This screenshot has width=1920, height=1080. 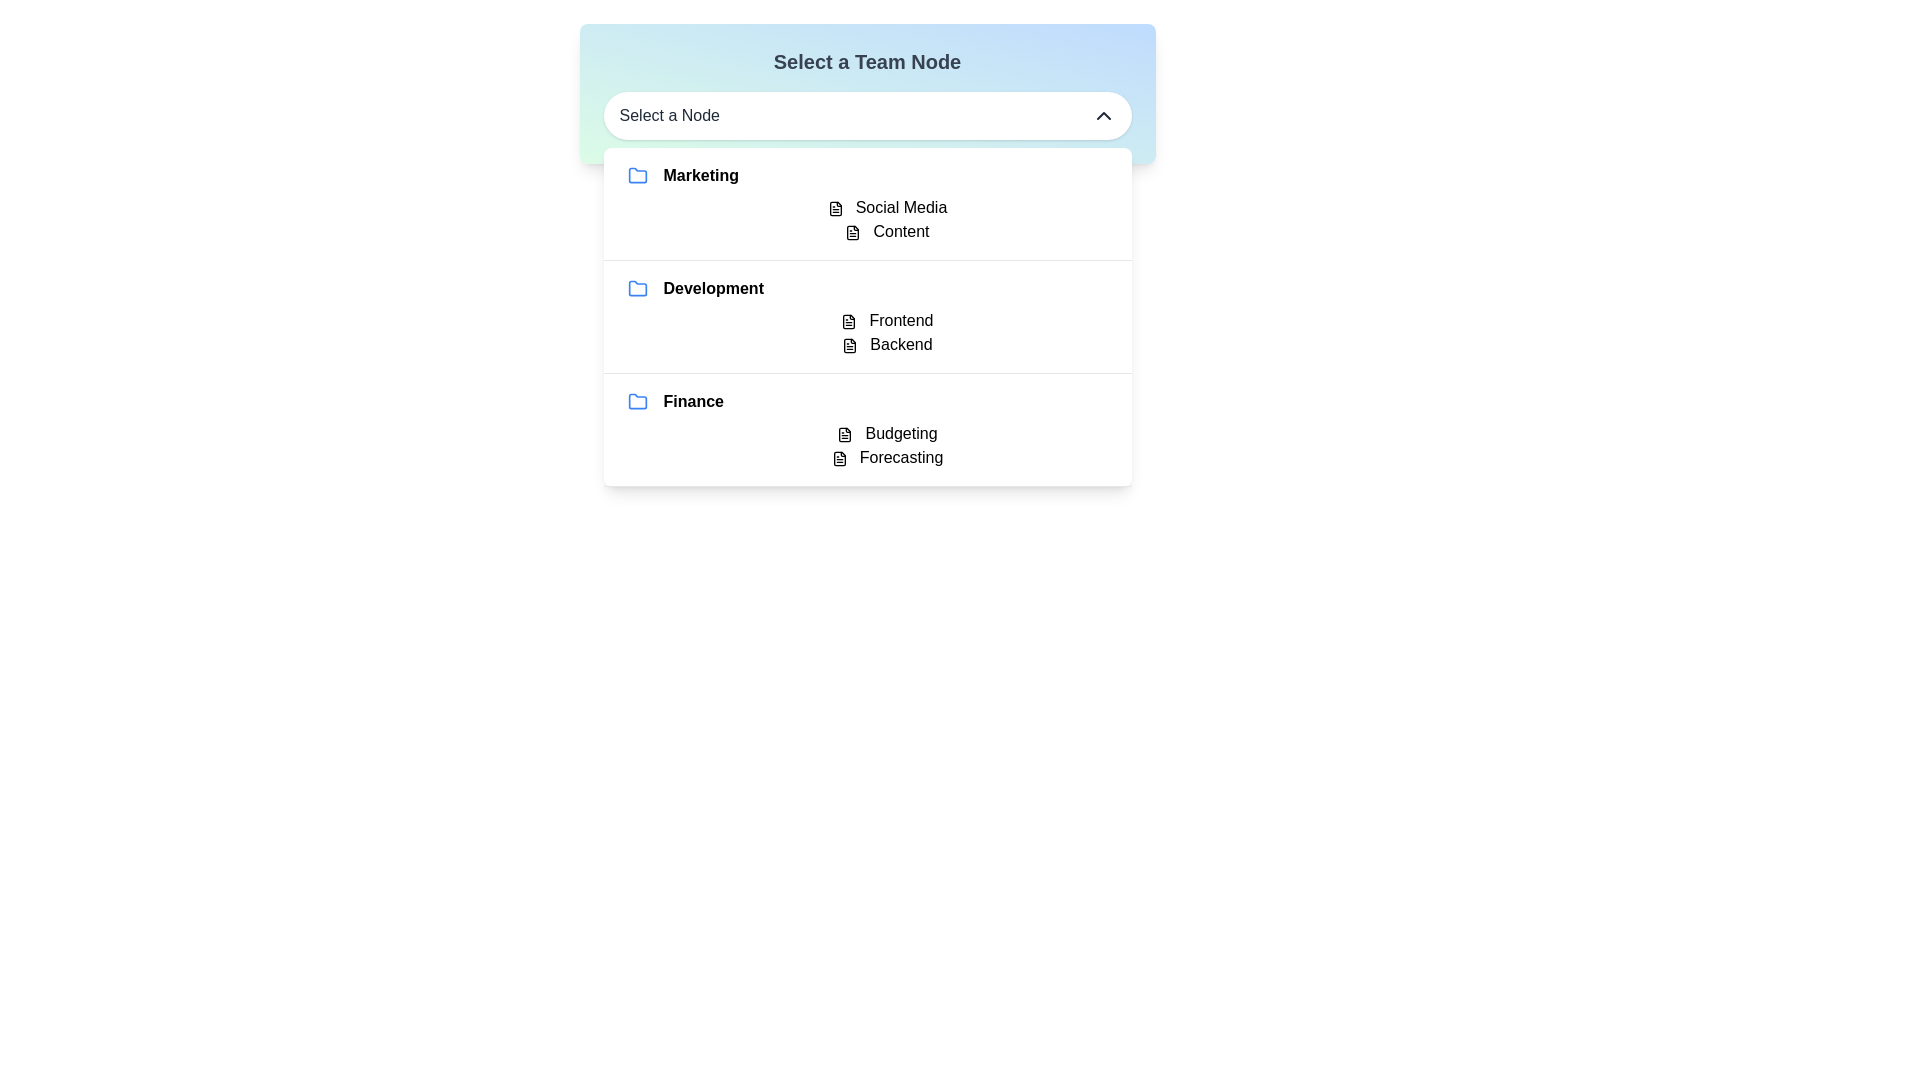 I want to click on the 'Social MediaContent' text label located, so click(x=867, y=219).